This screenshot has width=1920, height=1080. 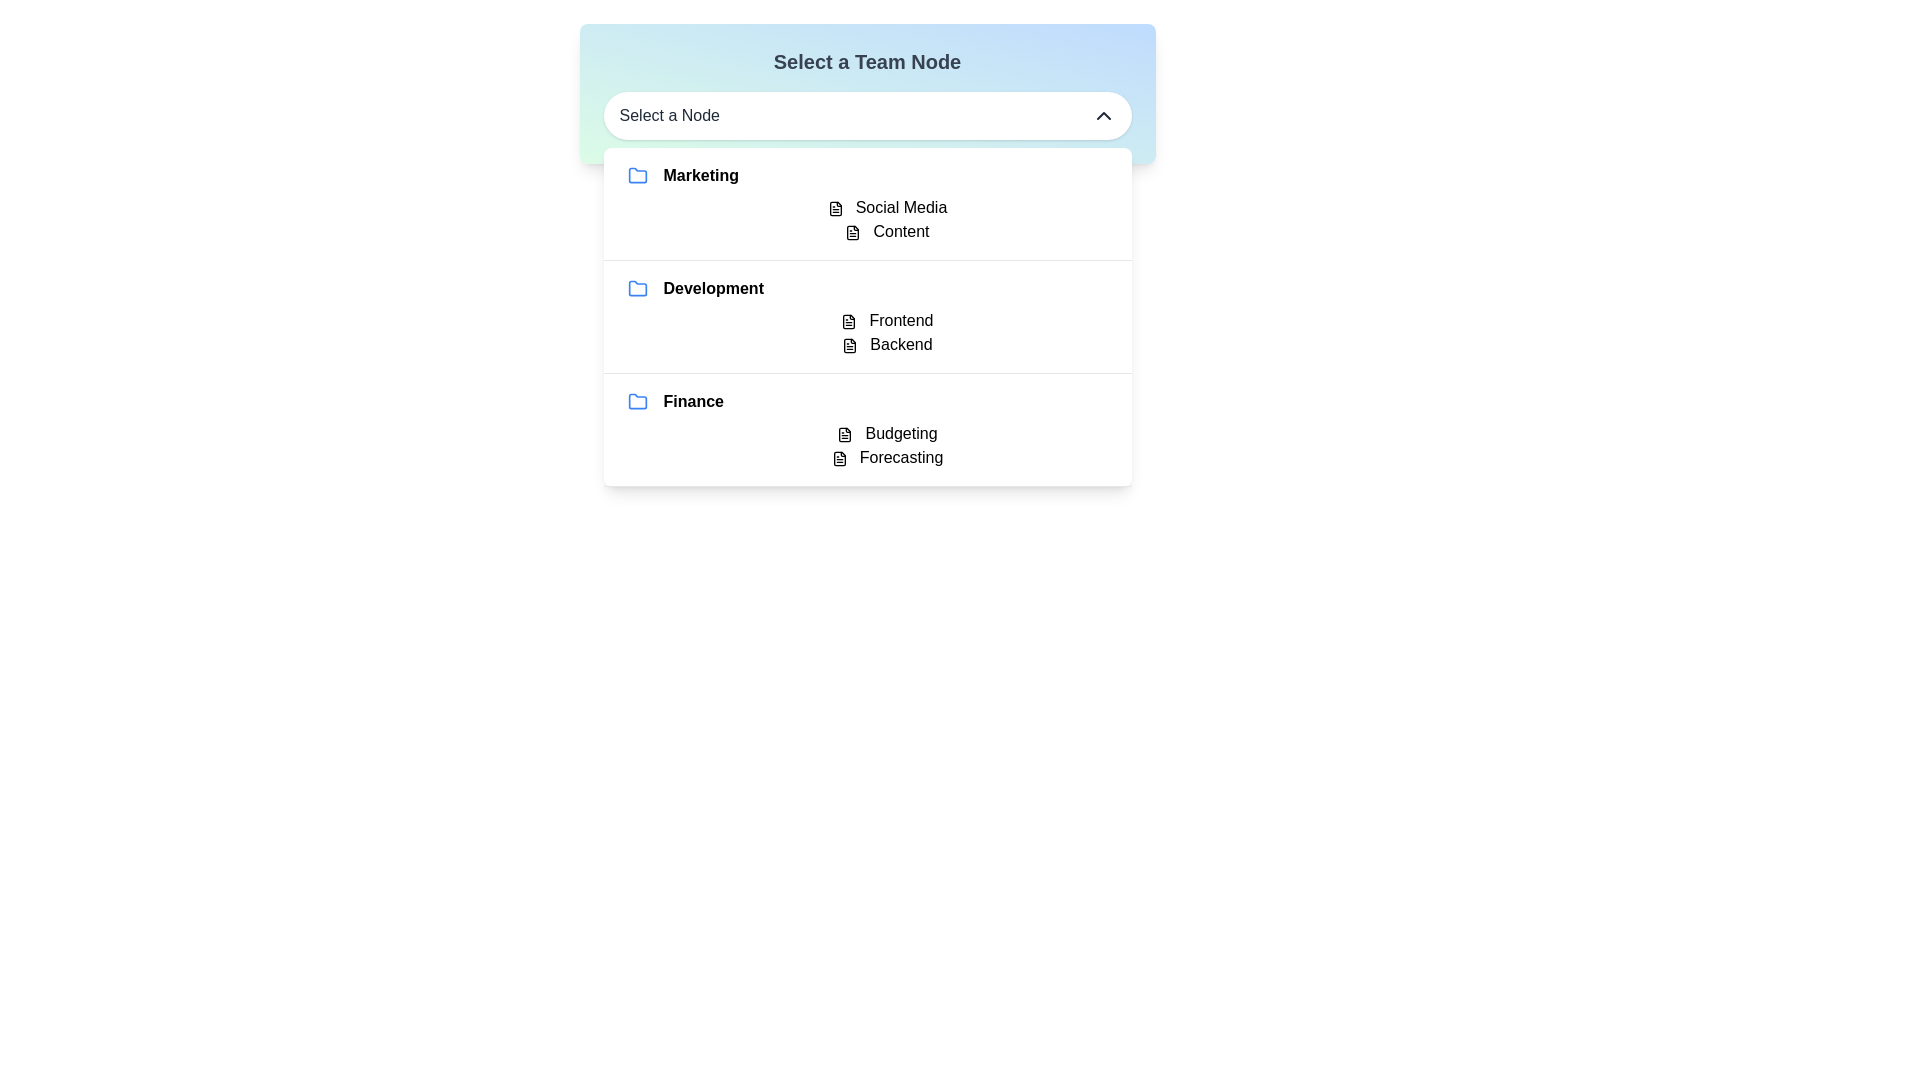 I want to click on the 'Social MediaContent' text label located, so click(x=867, y=219).